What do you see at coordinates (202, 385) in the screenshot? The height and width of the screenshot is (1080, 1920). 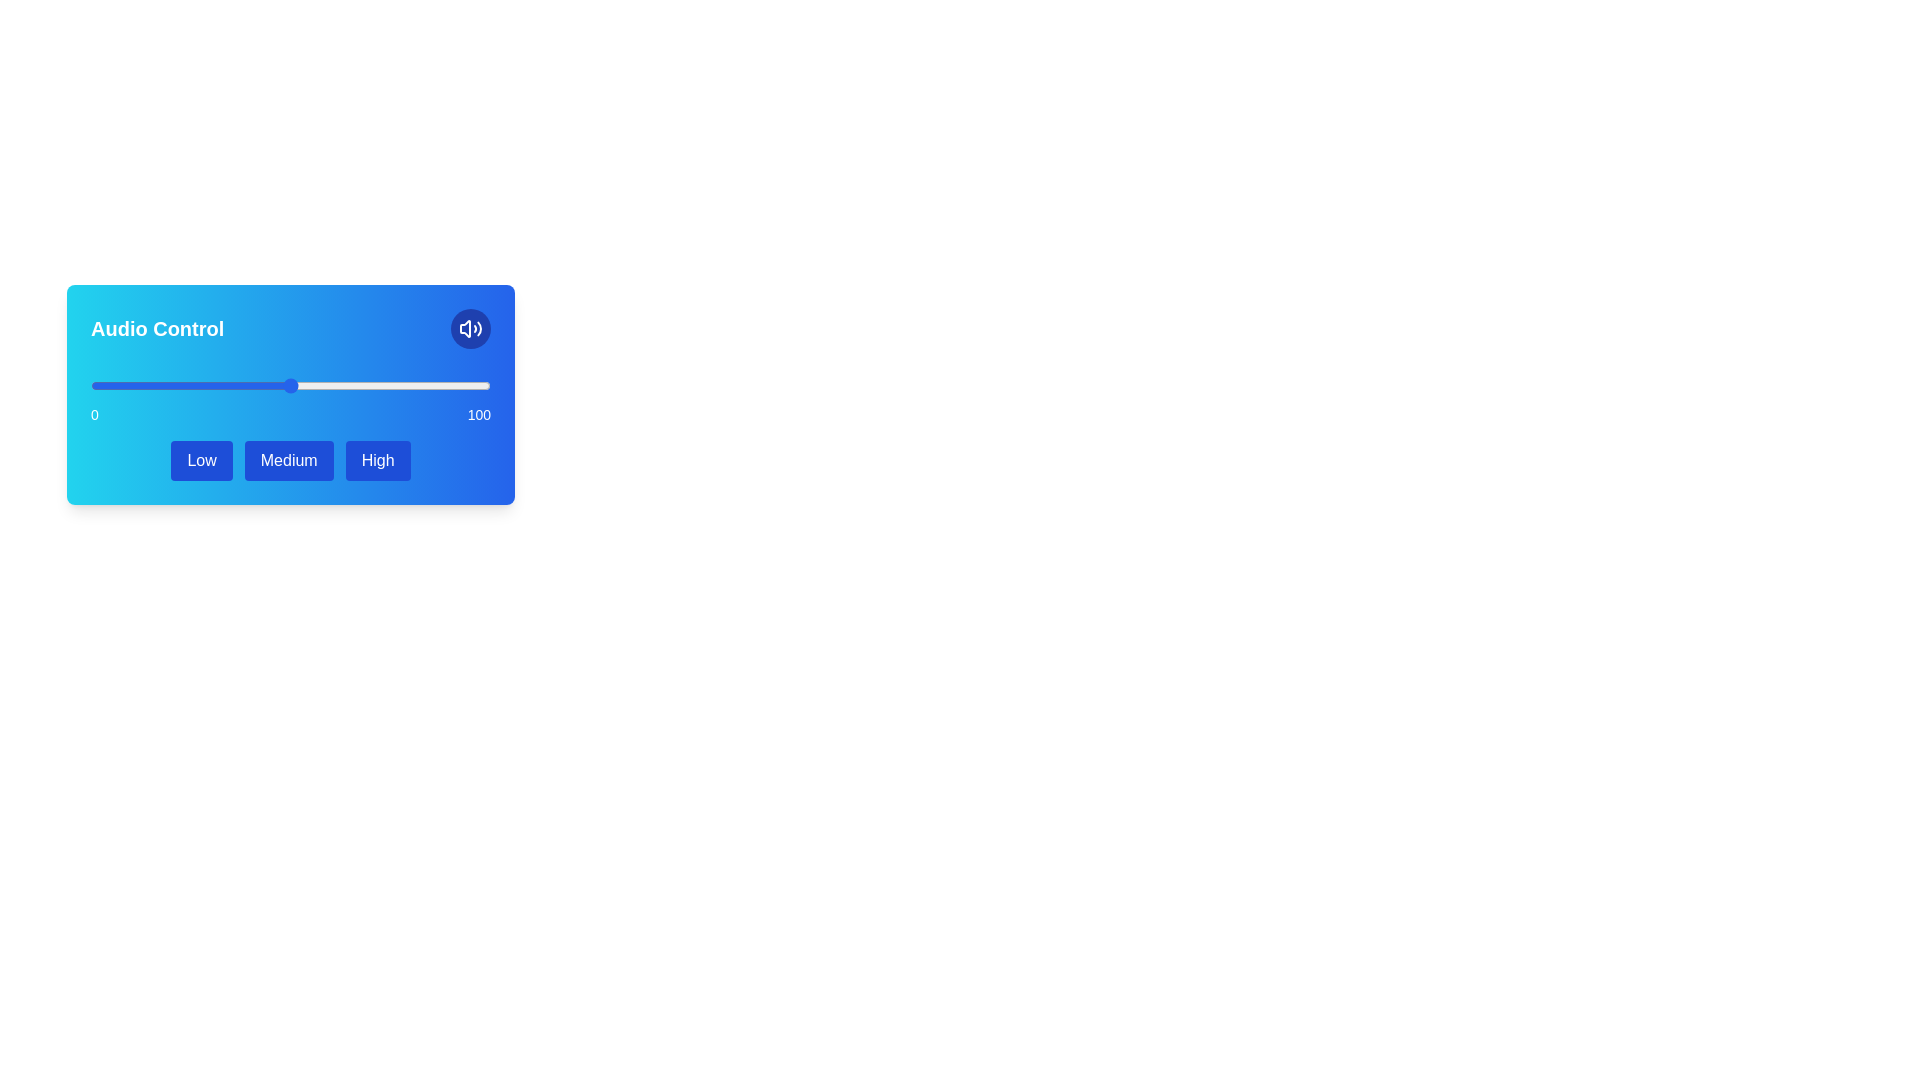 I see `the audio volume` at bounding box center [202, 385].